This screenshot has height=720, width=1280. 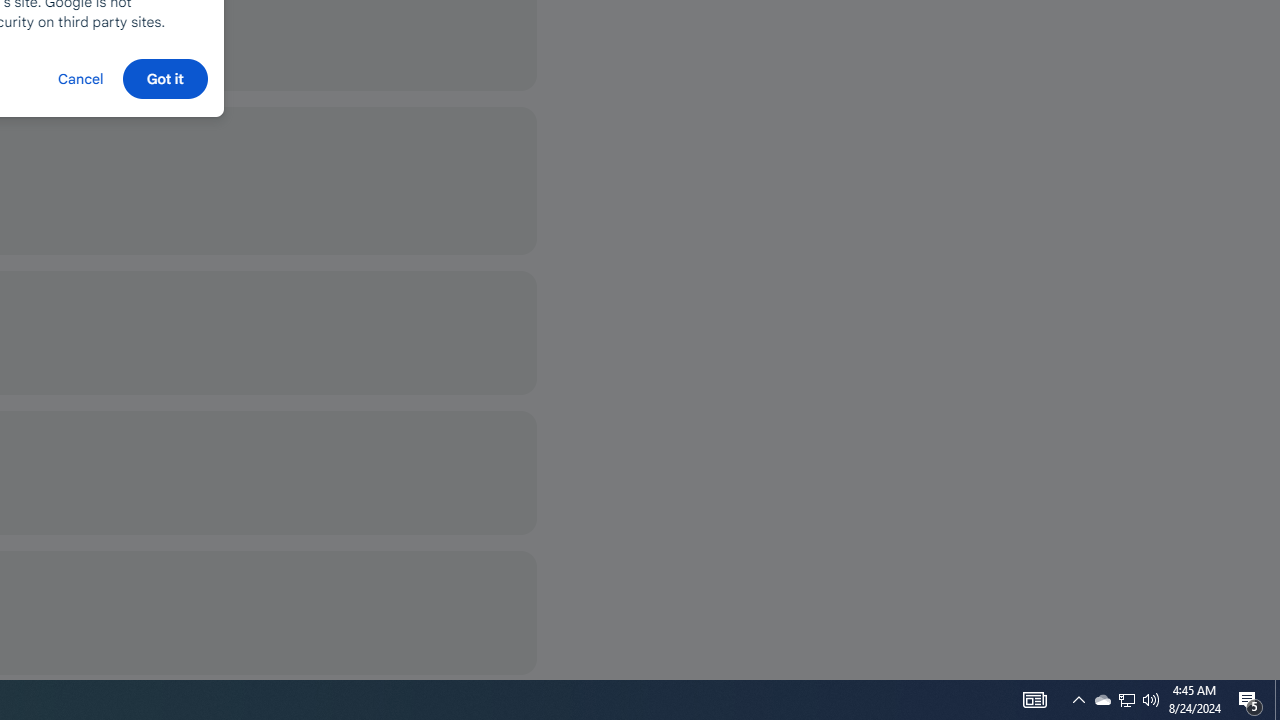 I want to click on 'Got it', so click(x=165, y=77).